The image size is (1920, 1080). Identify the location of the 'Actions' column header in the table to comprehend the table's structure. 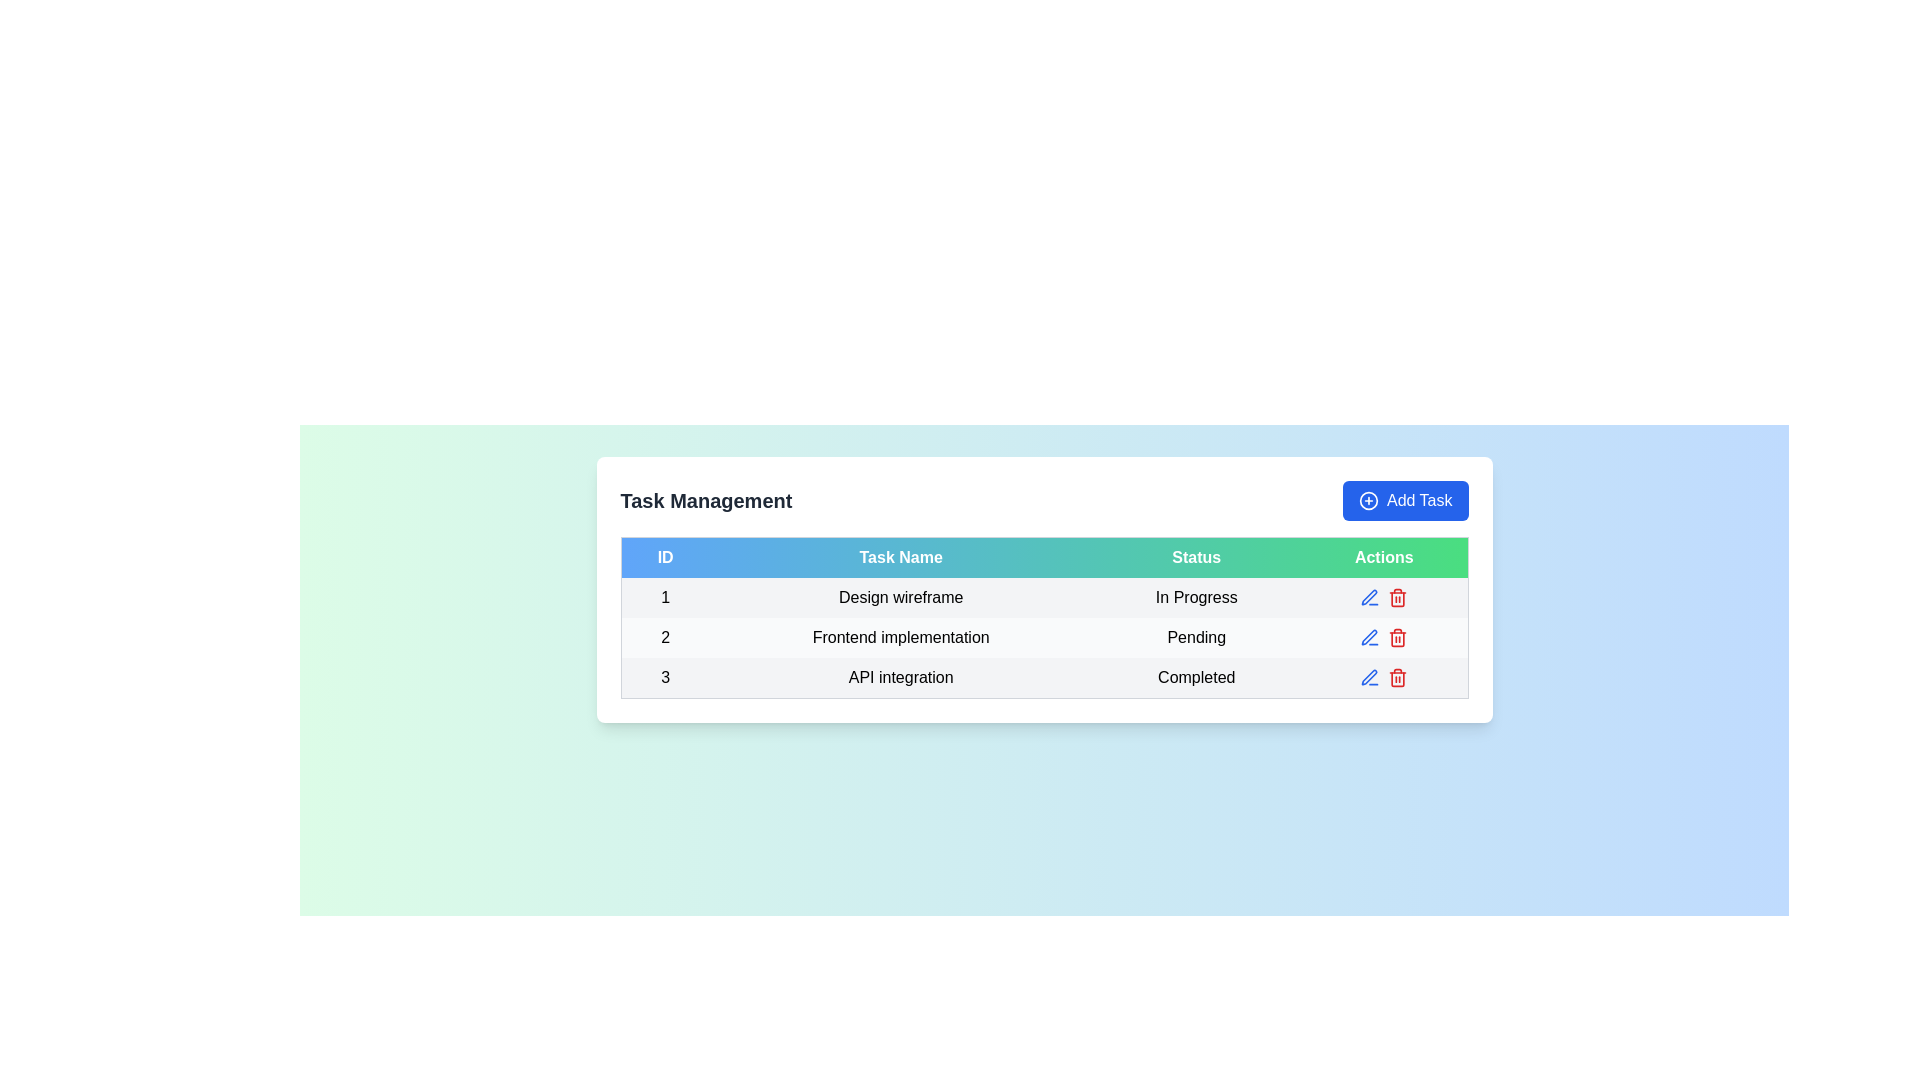
(1382, 556).